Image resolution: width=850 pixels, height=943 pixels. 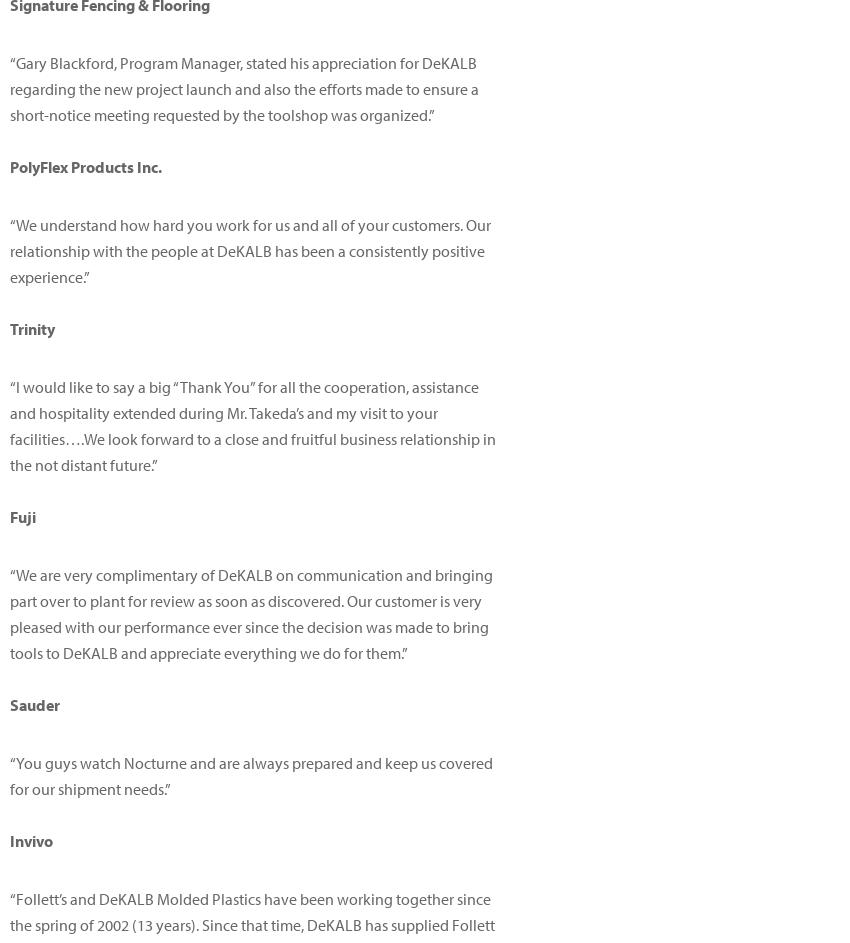 What do you see at coordinates (9, 425) in the screenshot?
I see `'I would like to say a big “Thank You” for all the cooperation, assistance and hospitality extended during Mr. Takeda’s and my visit to your facilities….We look forward to a close and fruitful business relationship in the not distant future.'` at bounding box center [9, 425].